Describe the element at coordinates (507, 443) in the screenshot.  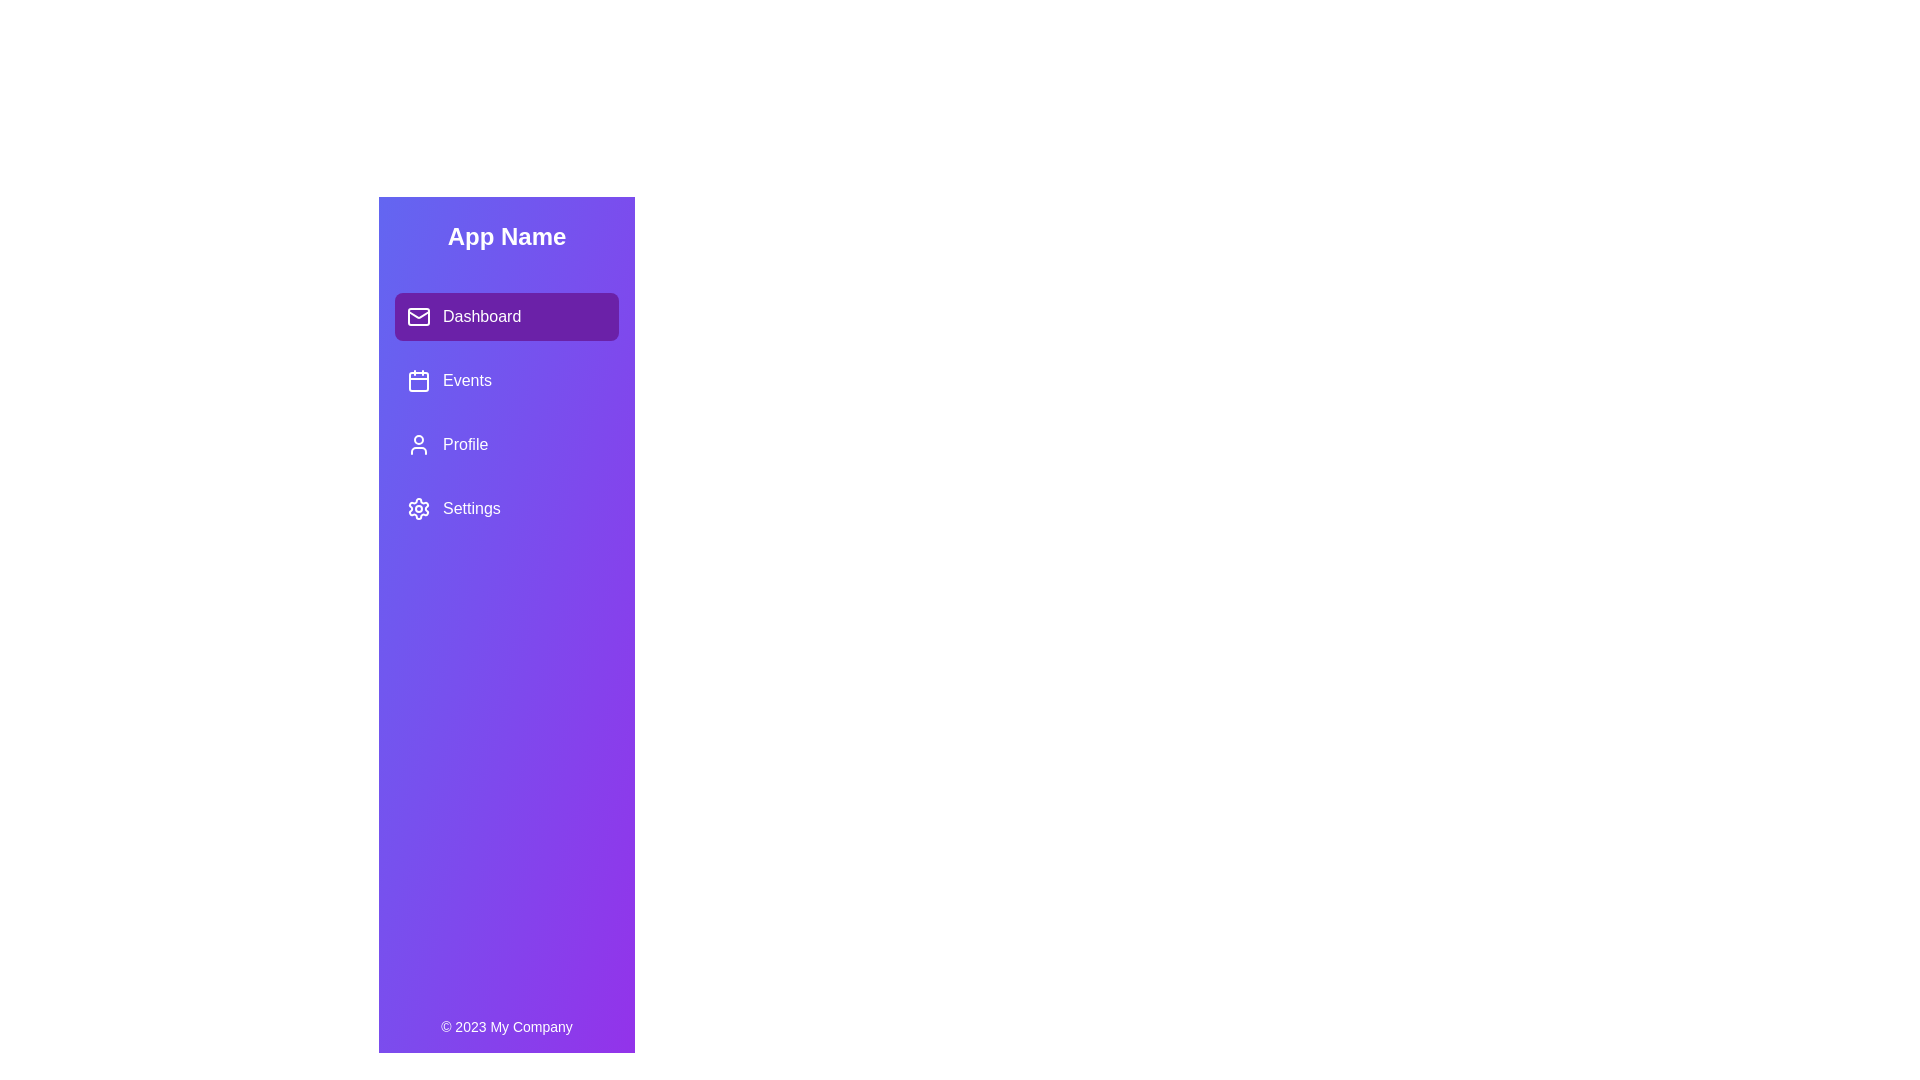
I see `the navigation item corresponding to Profile` at that location.